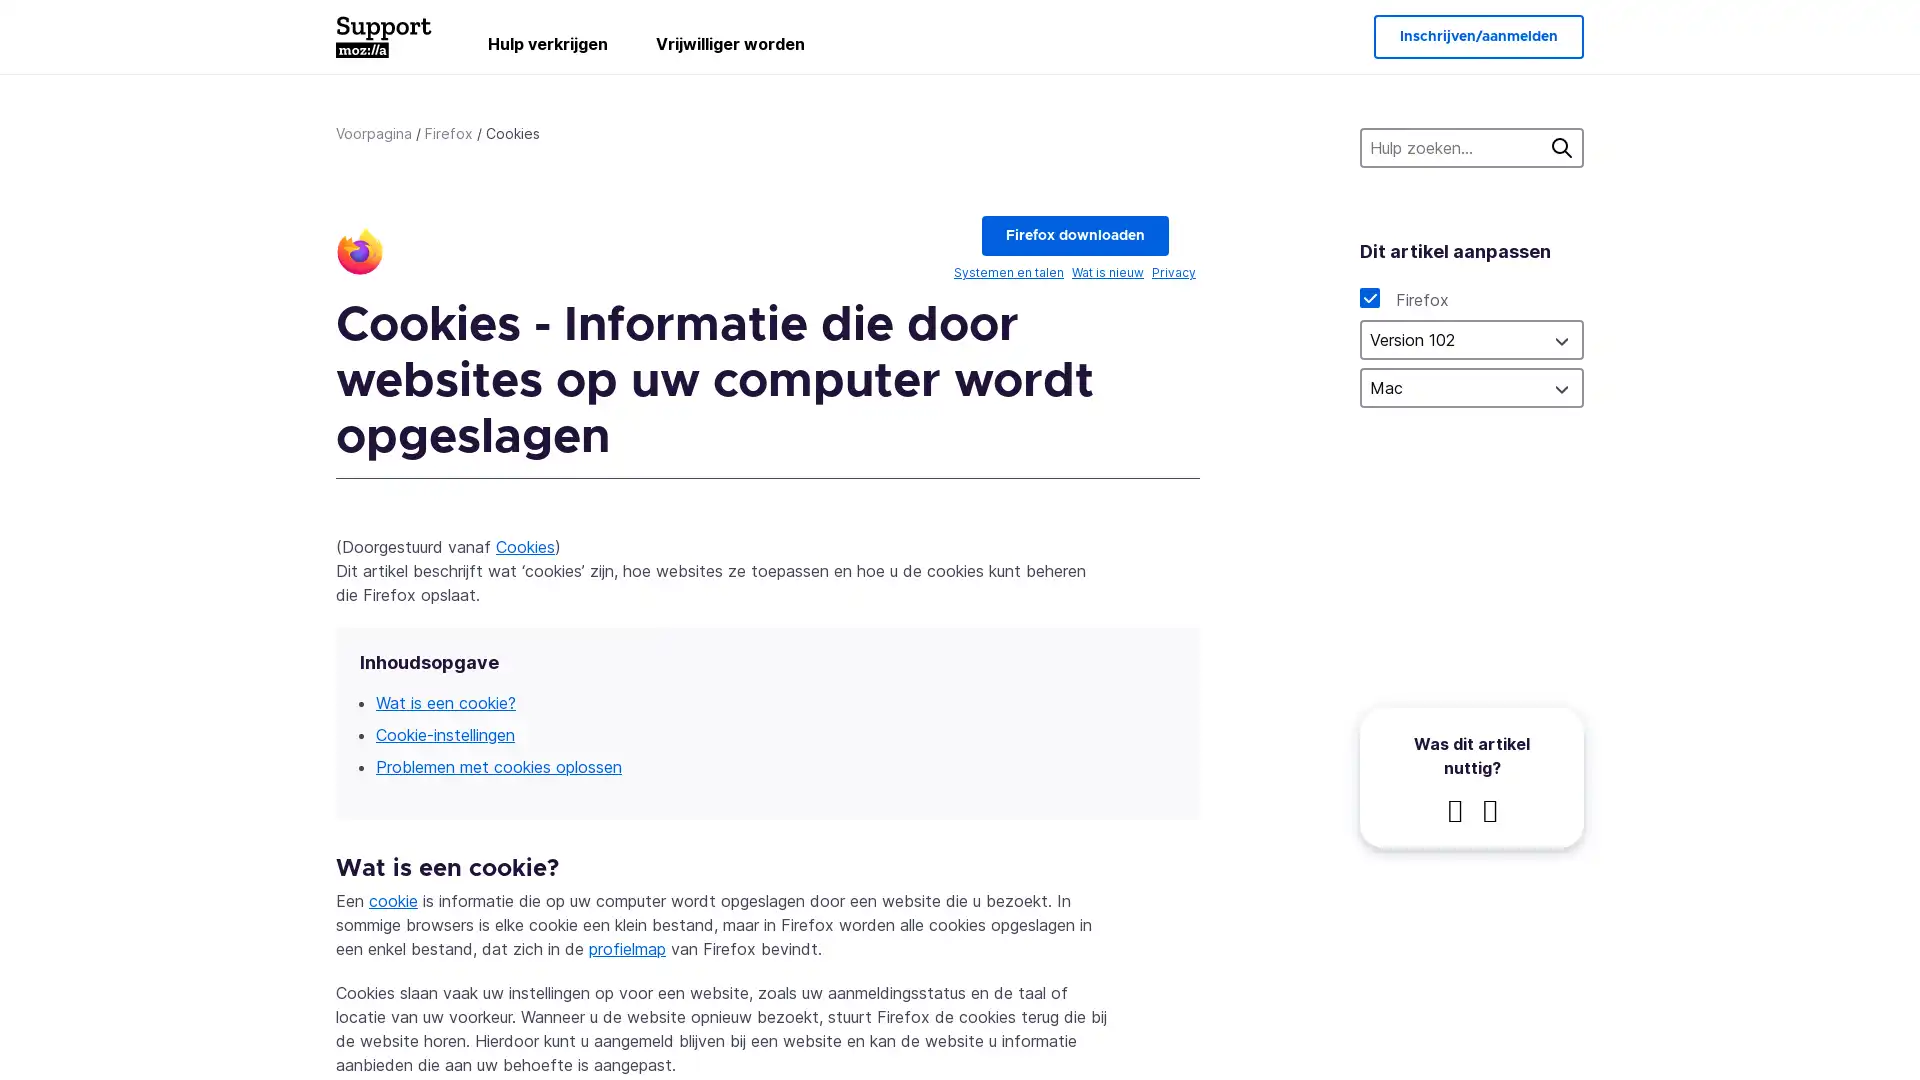 This screenshot has width=1920, height=1080. What do you see at coordinates (1454, 810) in the screenshot?
I see `Ja` at bounding box center [1454, 810].